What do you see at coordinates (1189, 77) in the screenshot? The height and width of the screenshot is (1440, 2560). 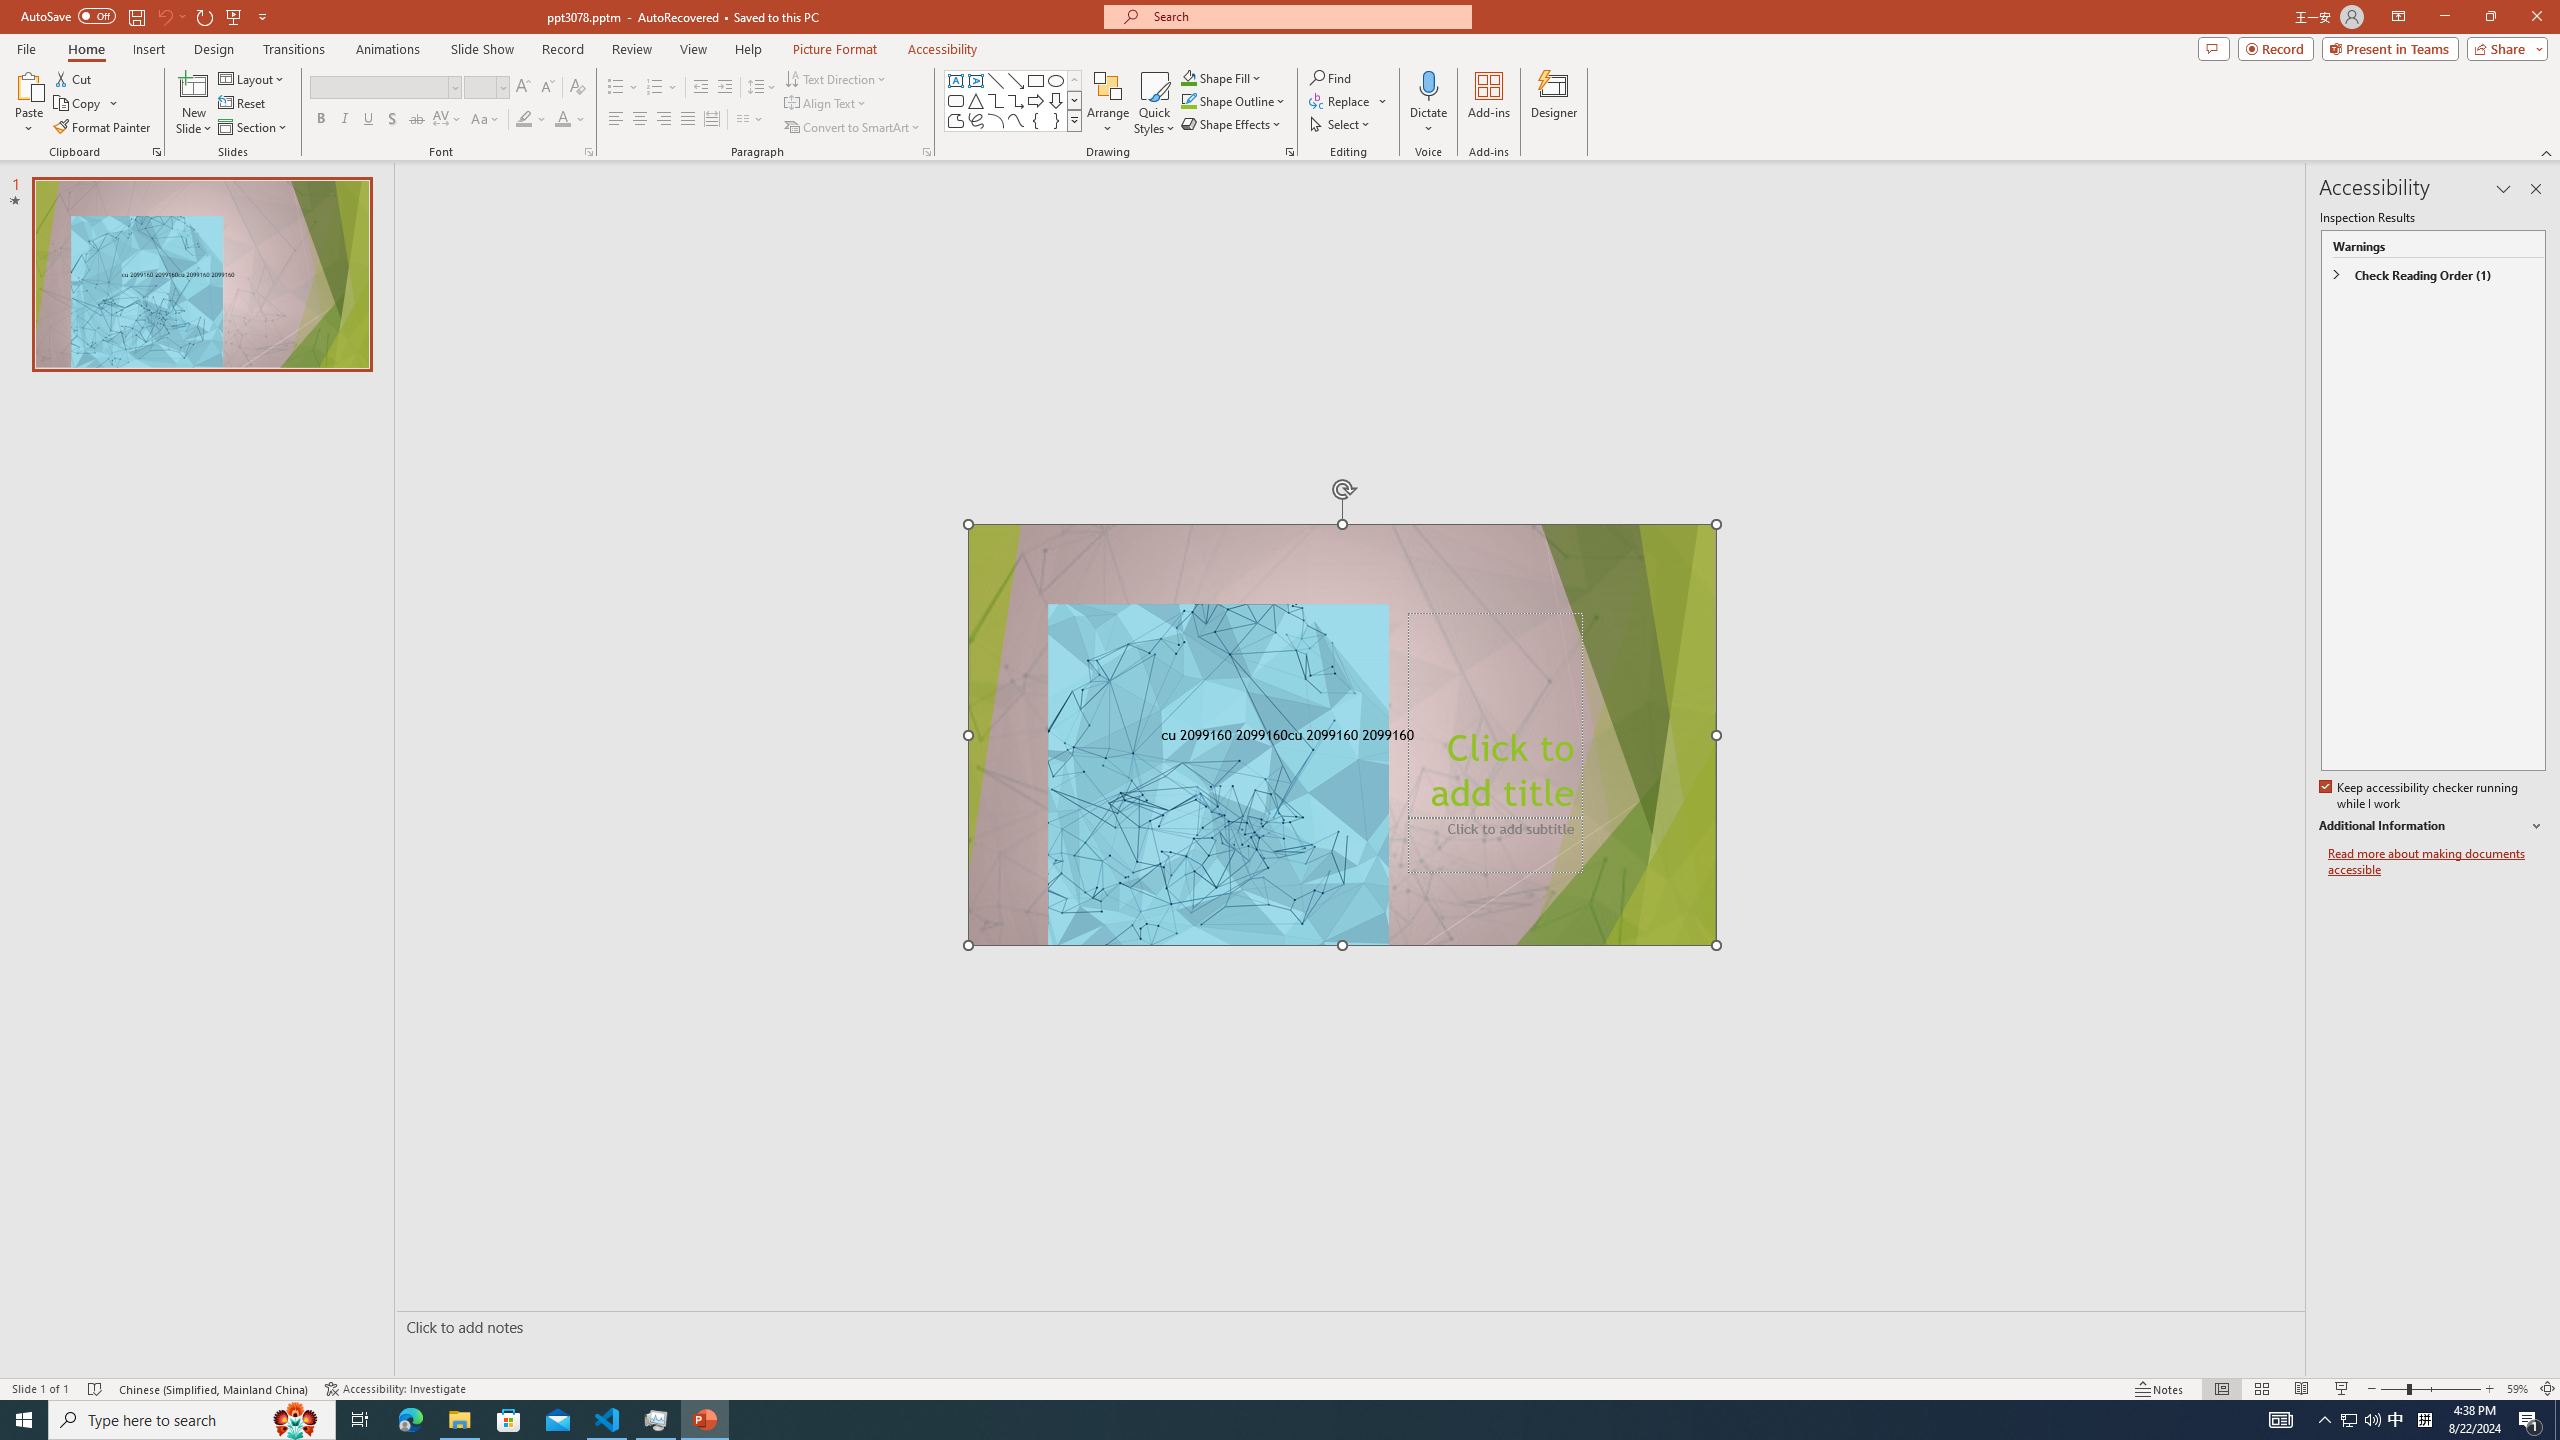 I see `'Shape Fill Dark Green, Accent 2'` at bounding box center [1189, 77].